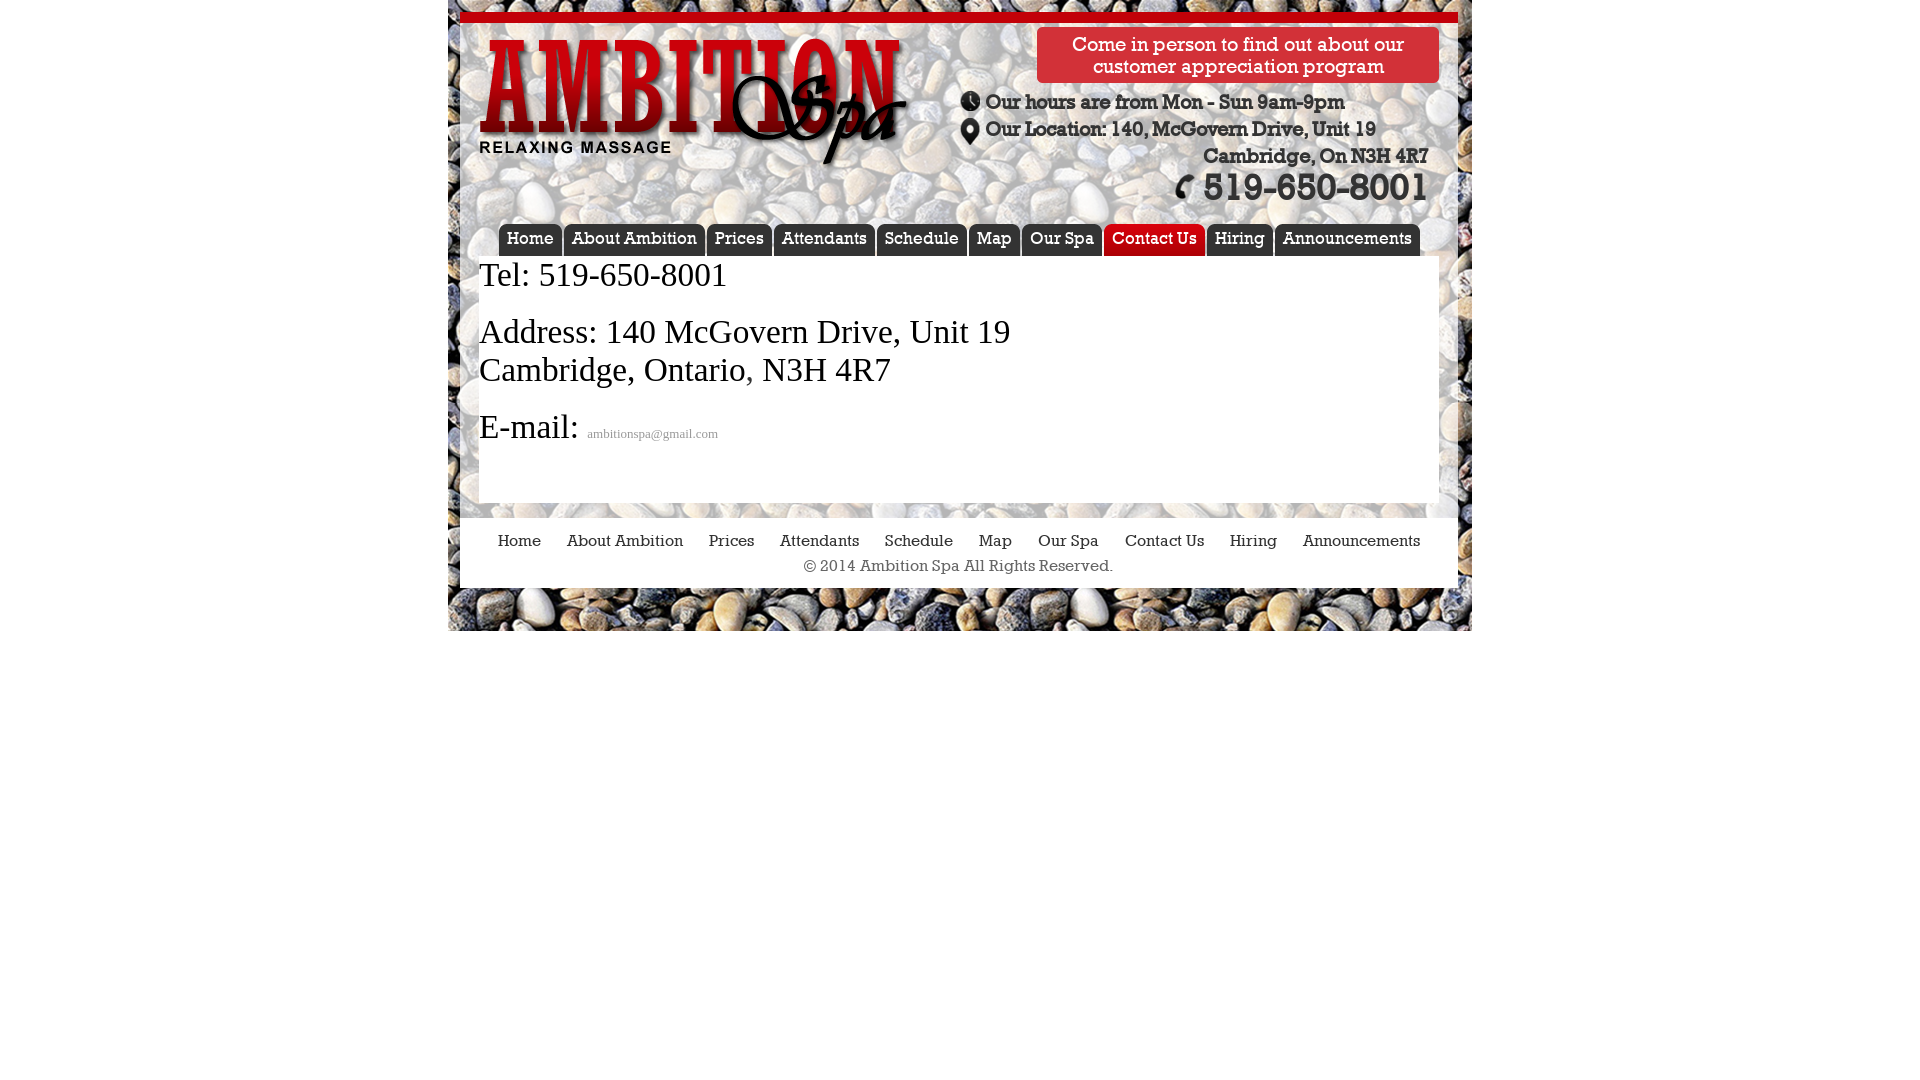  What do you see at coordinates (709, 540) in the screenshot?
I see `'Prices'` at bounding box center [709, 540].